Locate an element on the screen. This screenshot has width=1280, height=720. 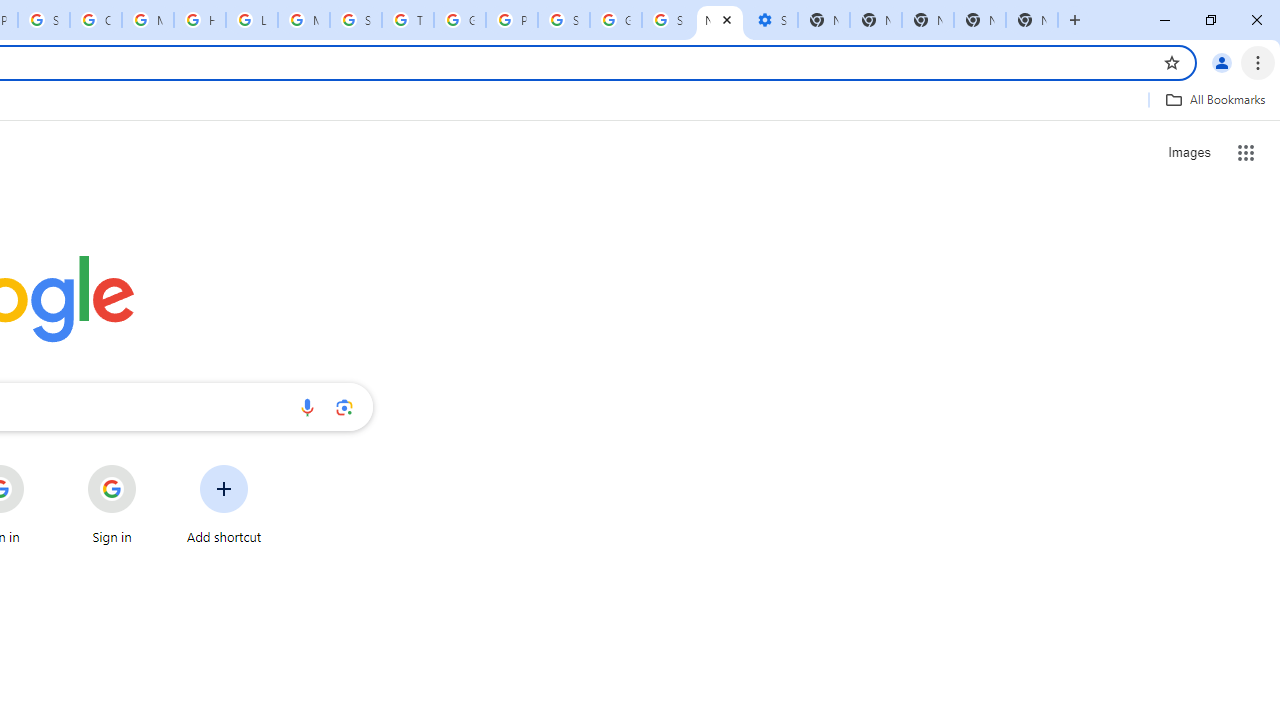
'Settings - Performance' is located at coordinates (770, 20).